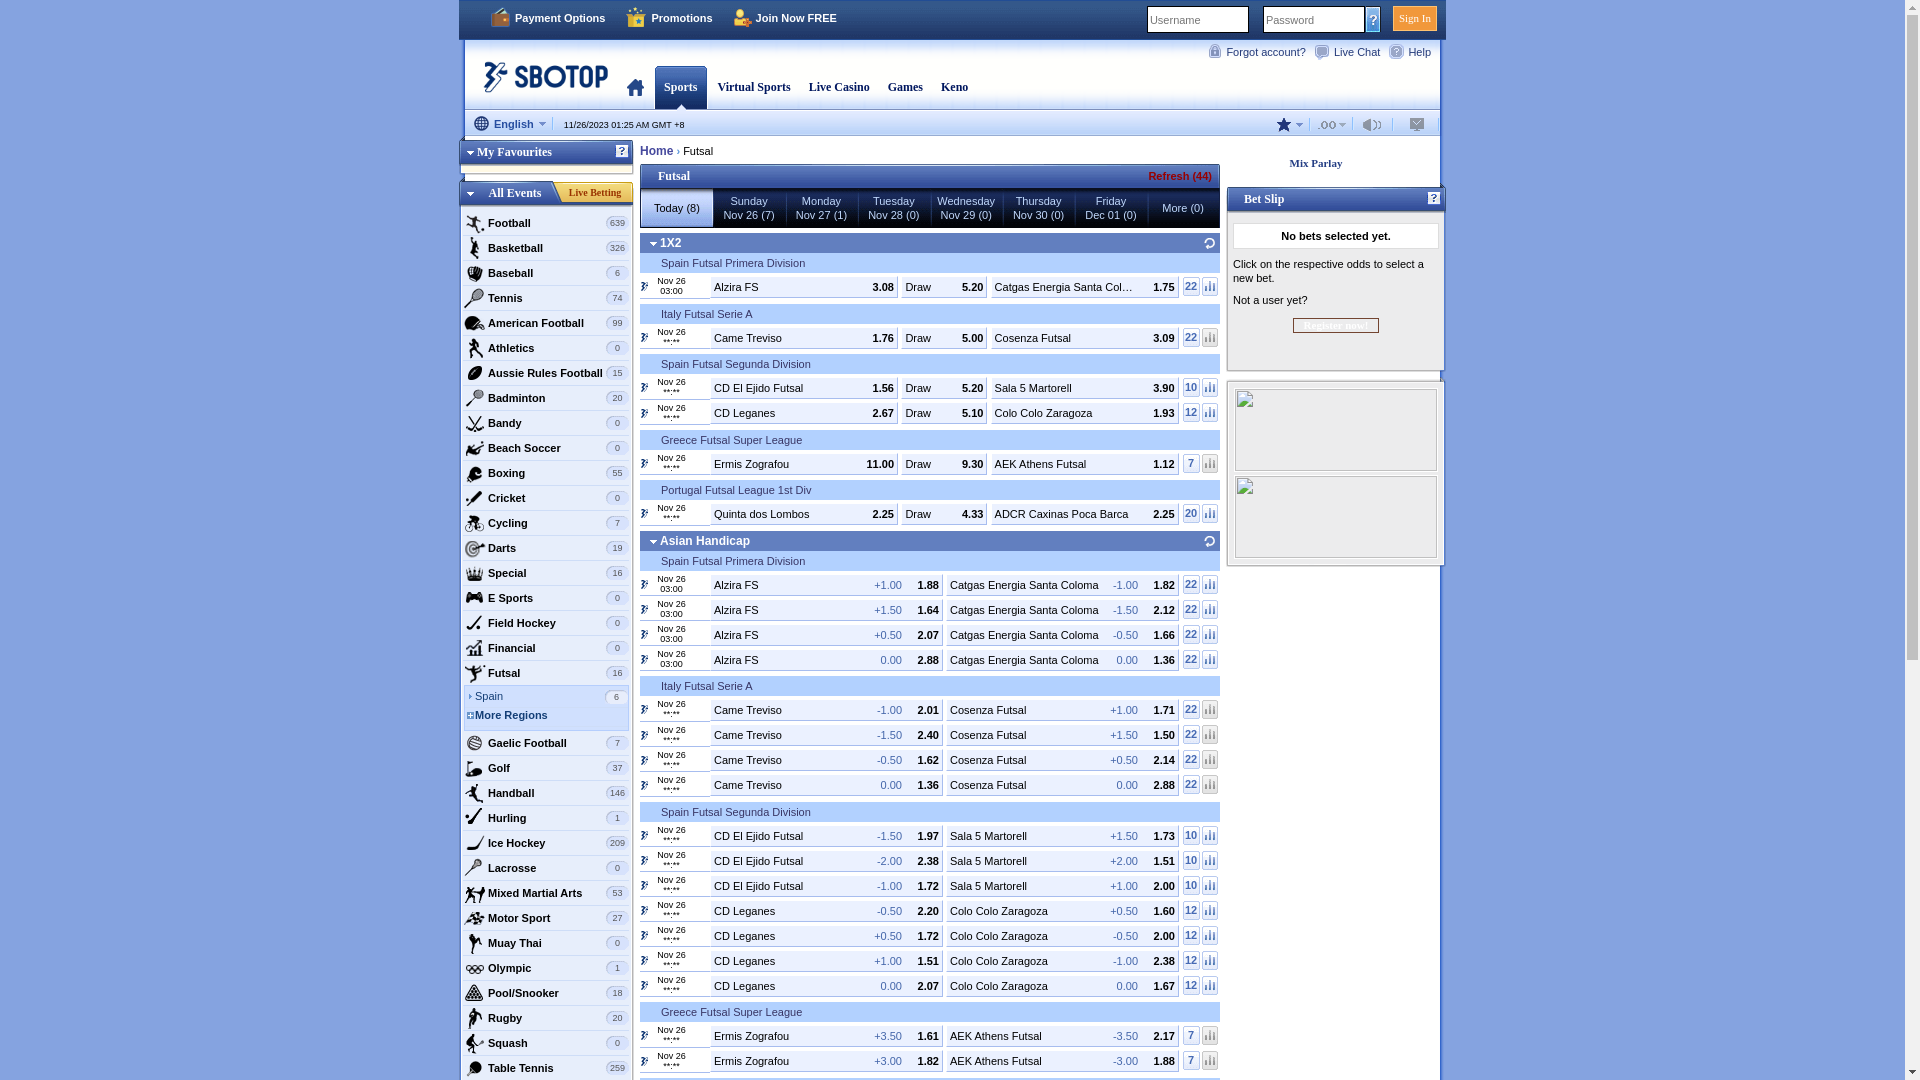 This screenshot has width=1920, height=1080. What do you see at coordinates (826, 934) in the screenshot?
I see `'1.72` at bounding box center [826, 934].